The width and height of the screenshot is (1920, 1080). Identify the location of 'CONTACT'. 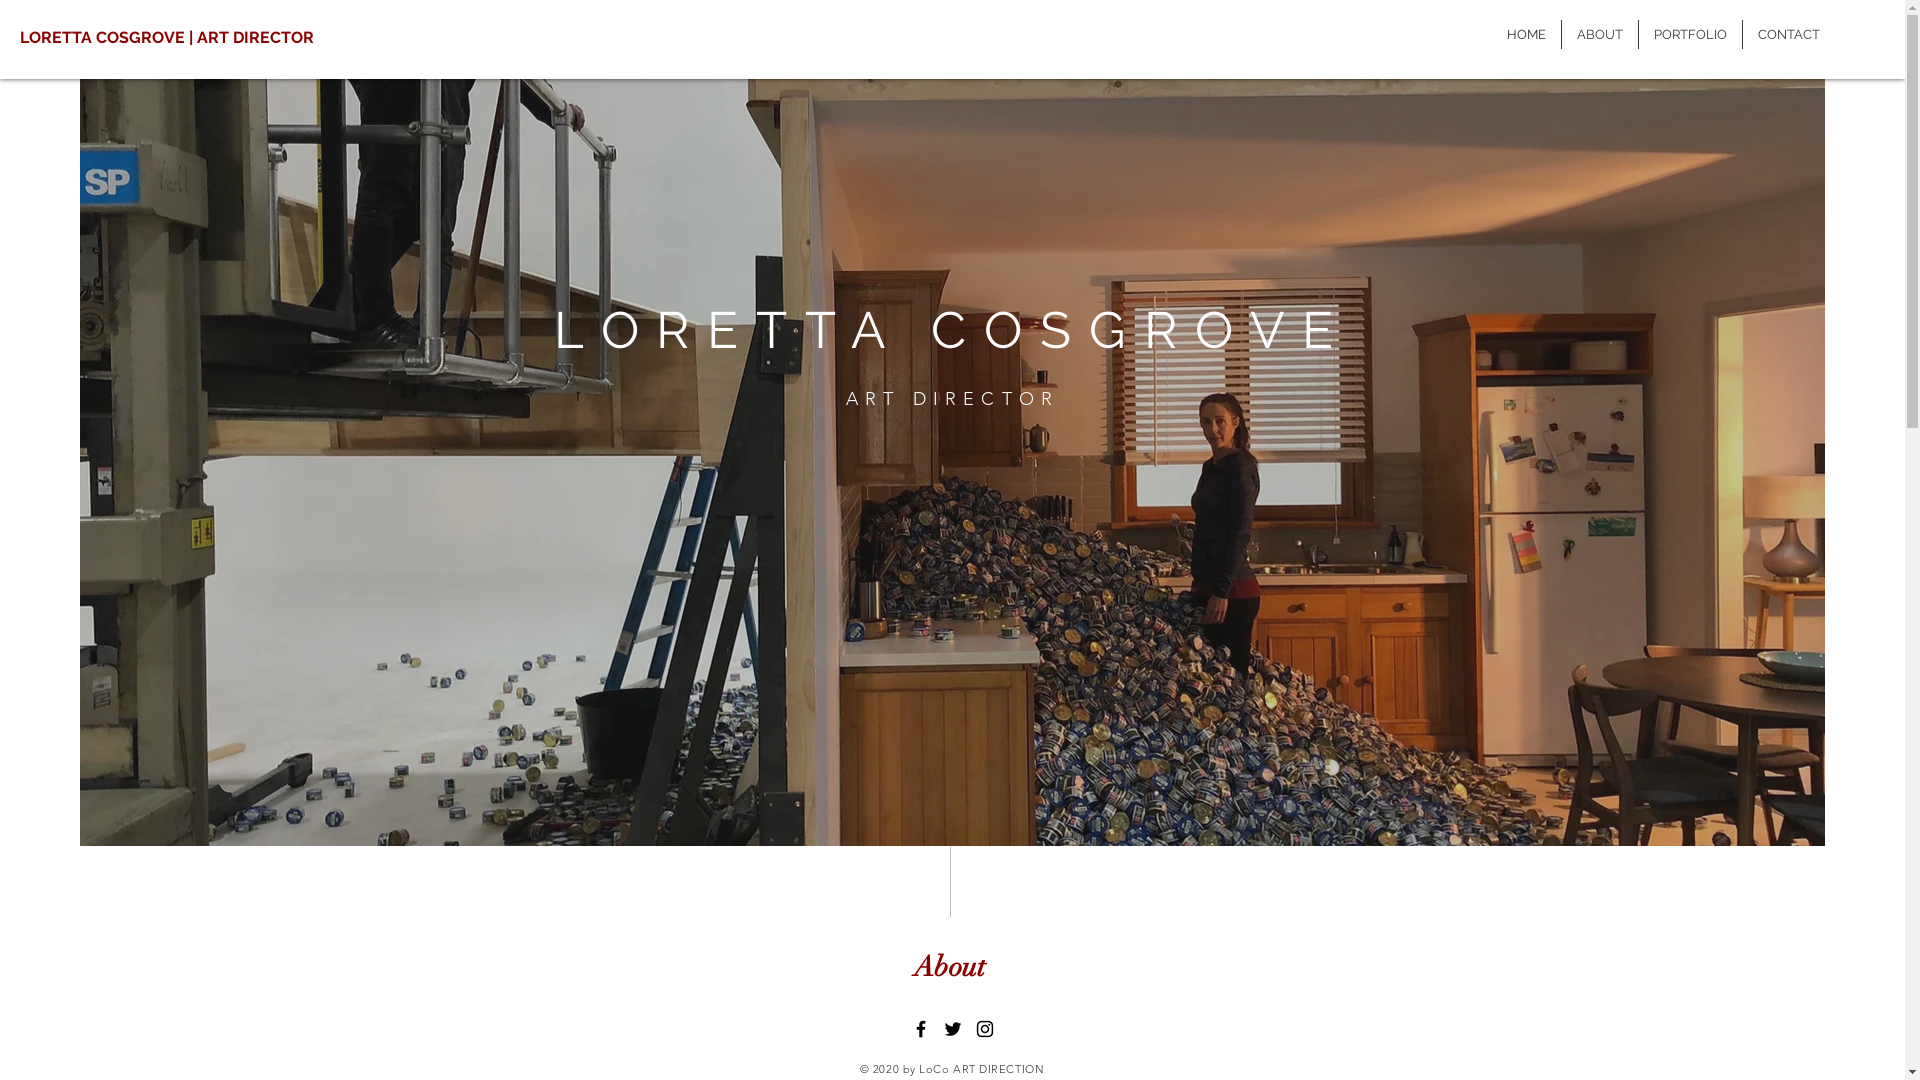
(1789, 34).